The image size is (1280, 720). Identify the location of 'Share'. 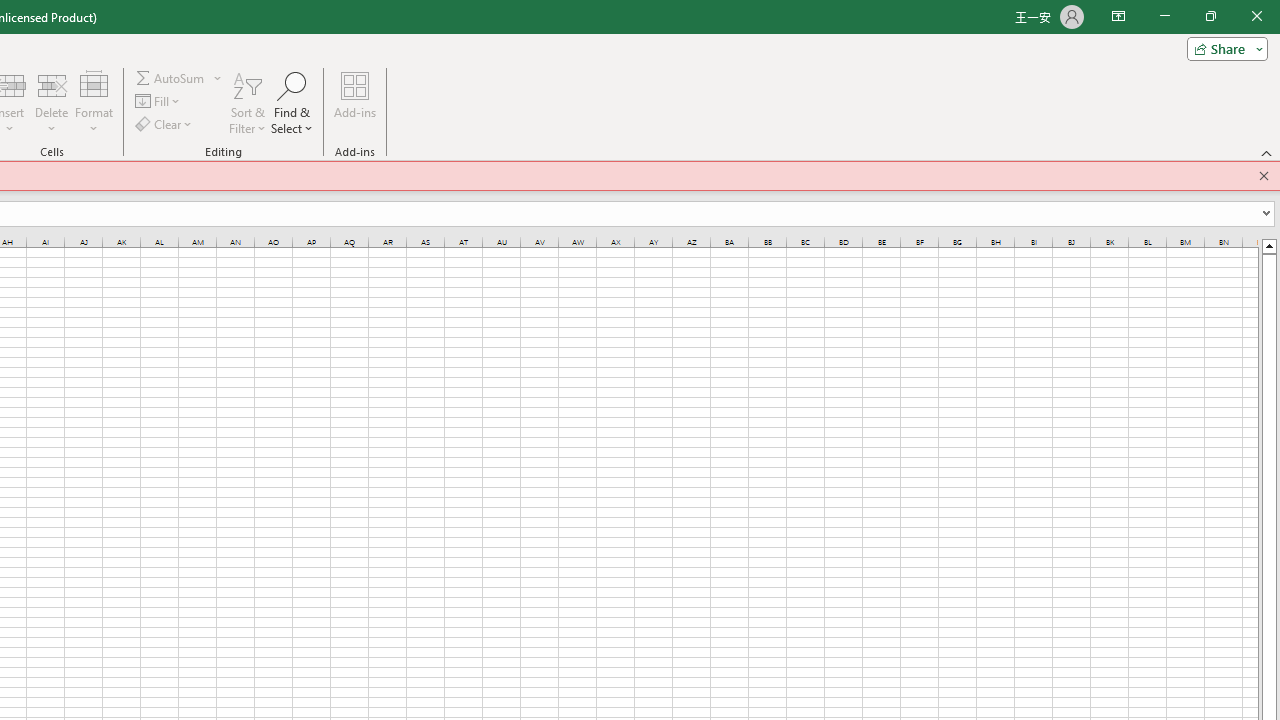
(1222, 47).